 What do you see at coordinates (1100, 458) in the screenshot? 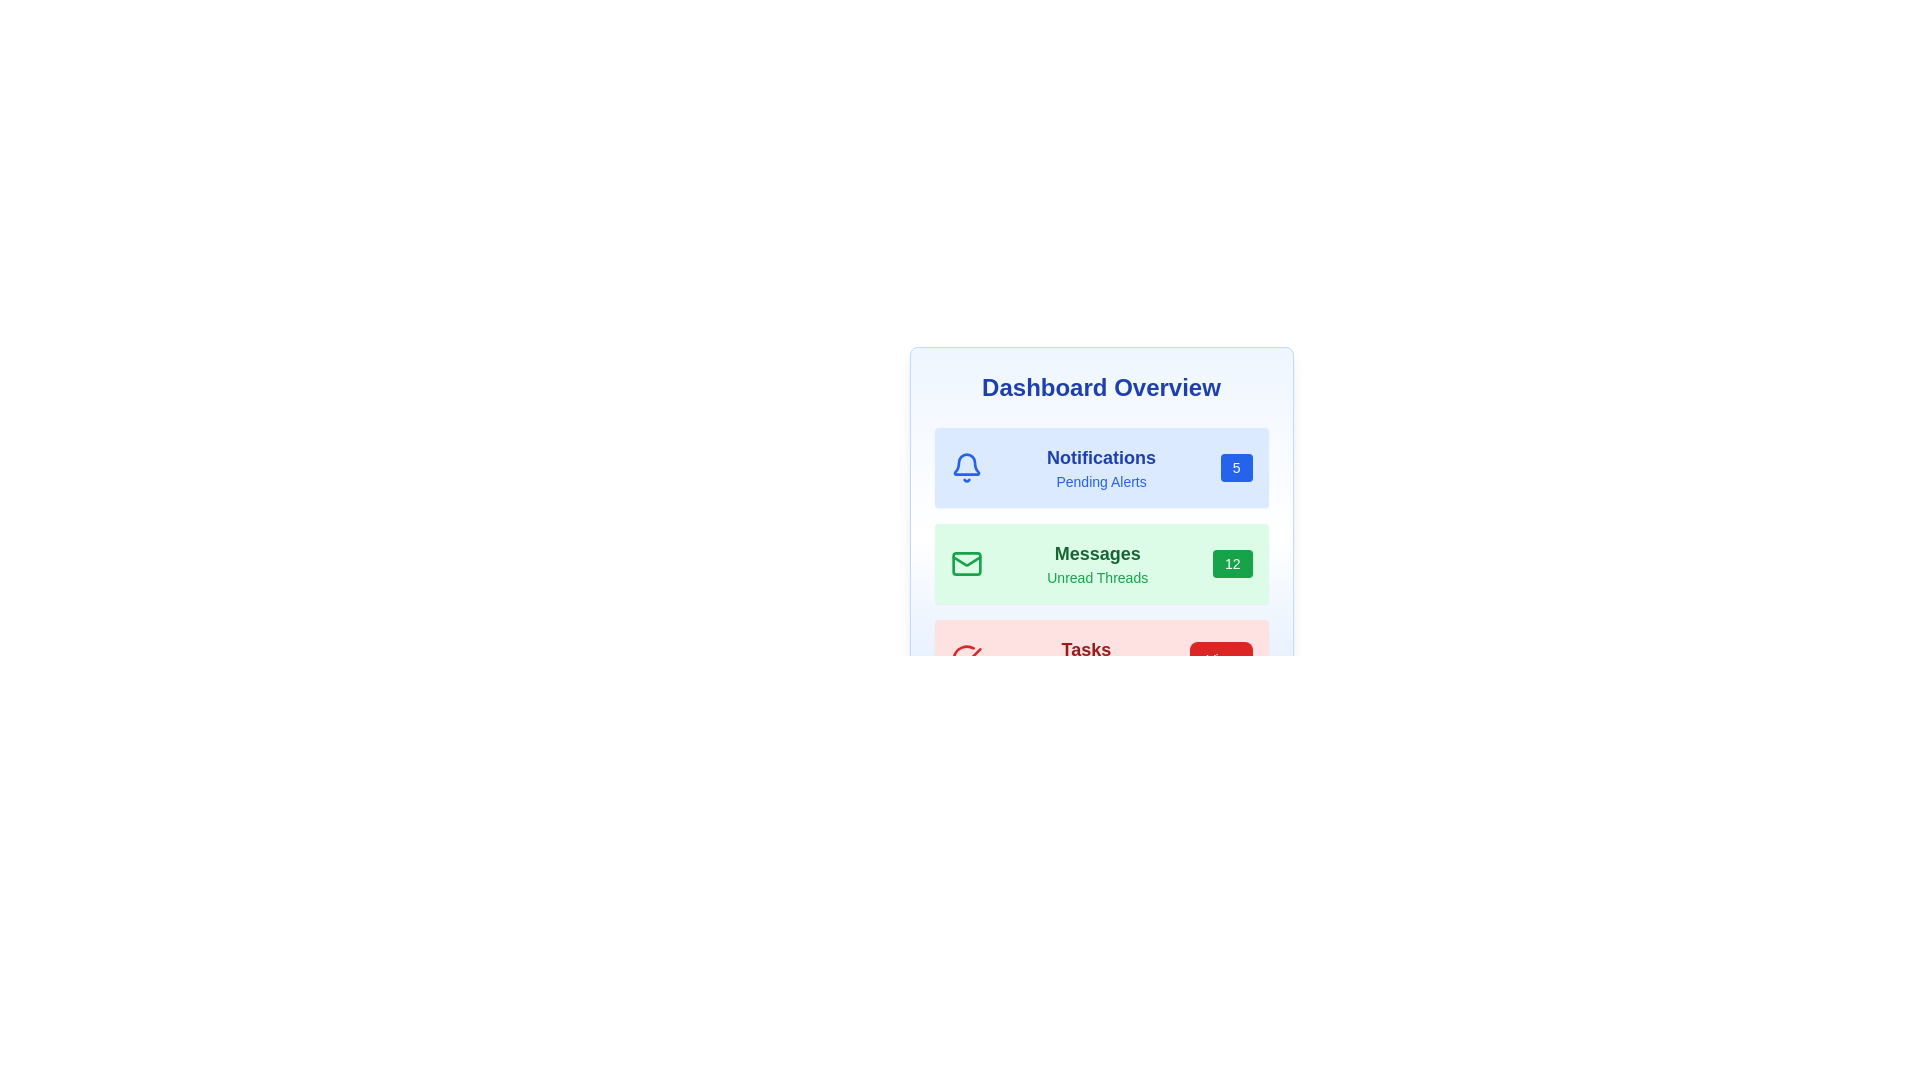
I see `the prominently styled 'Notifications' label, which is bold, large, and blue-colored, located above the 'Pending Alerts' subtitle in the top section of the dashboard layout` at bounding box center [1100, 458].